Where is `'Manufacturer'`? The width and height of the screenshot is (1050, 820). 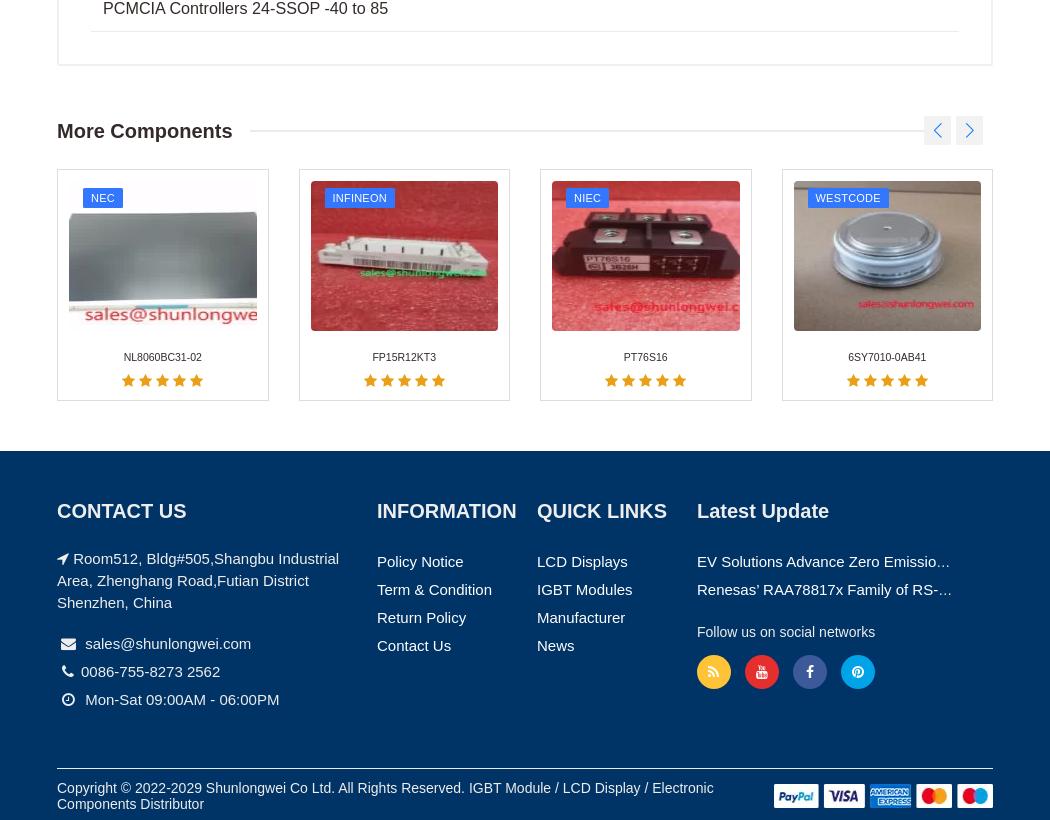 'Manufacturer' is located at coordinates (536, 188).